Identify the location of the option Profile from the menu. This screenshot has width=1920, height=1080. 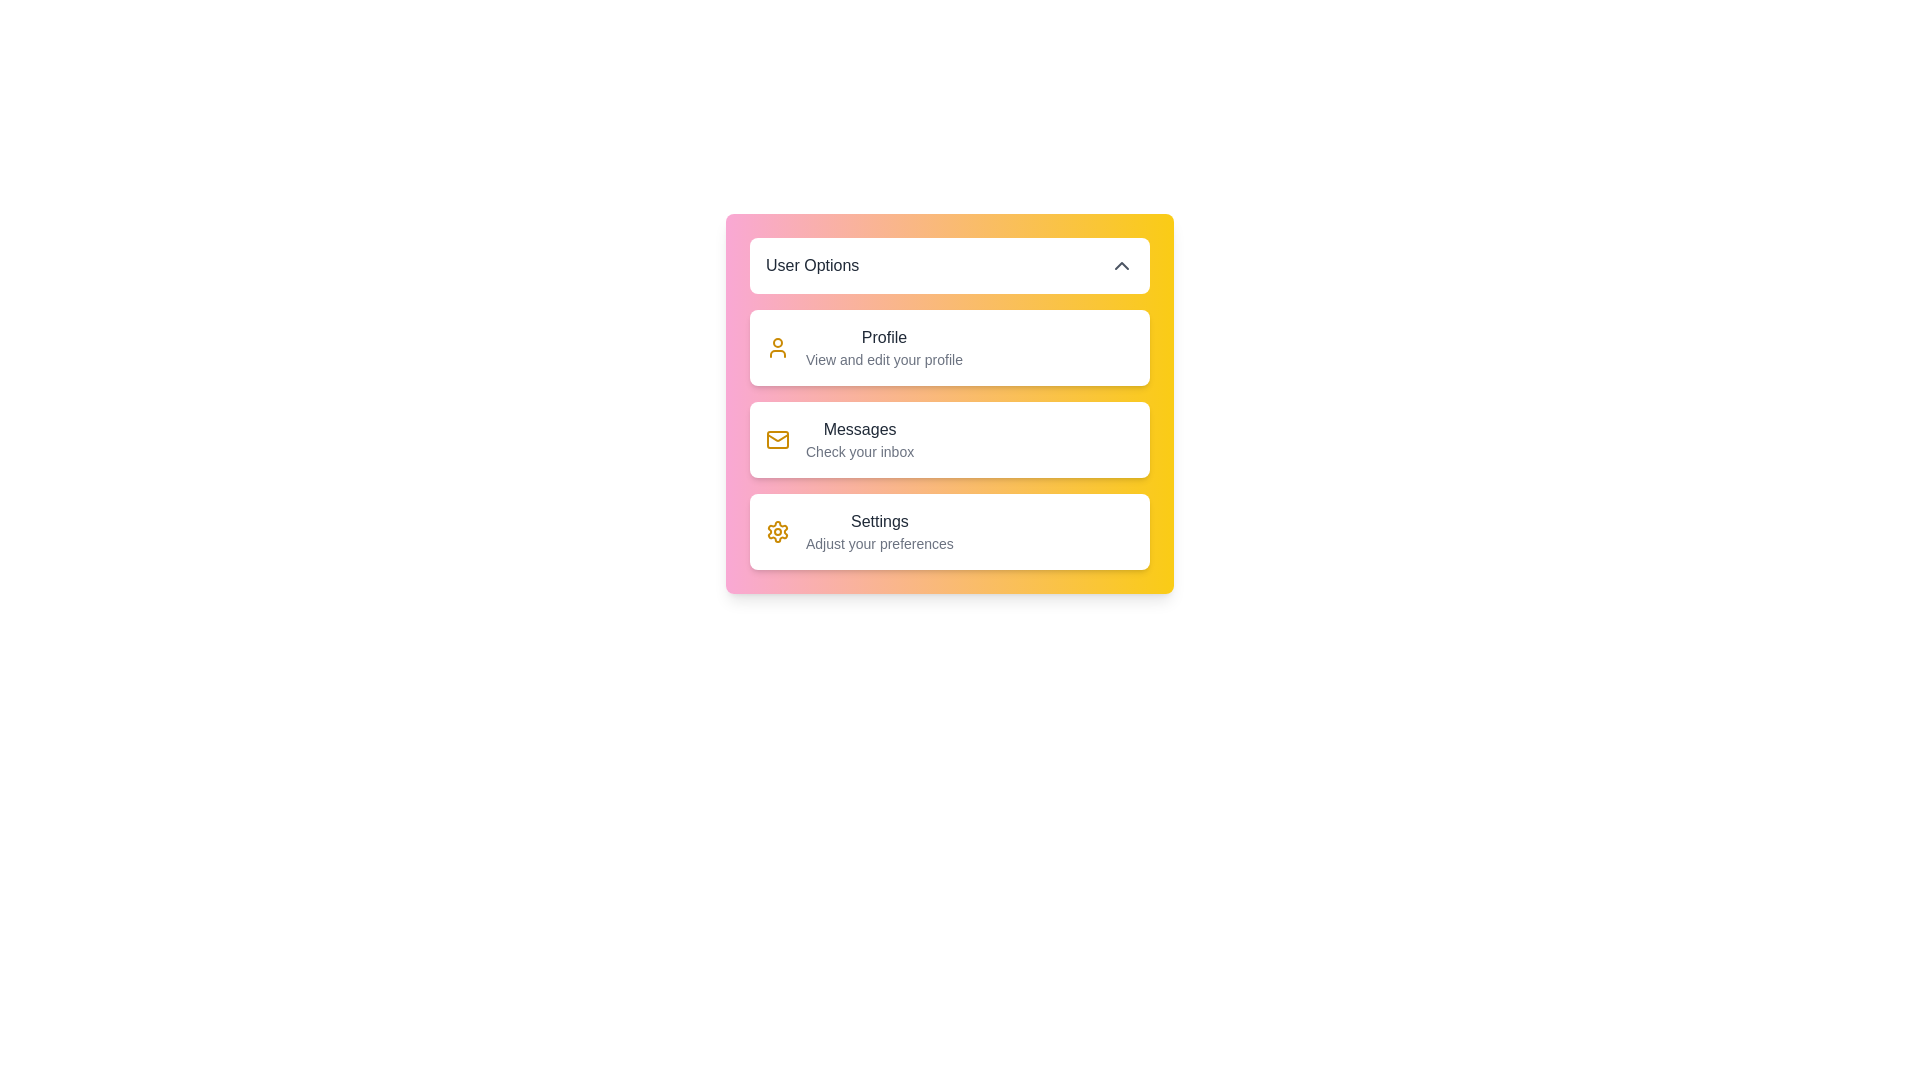
(864, 346).